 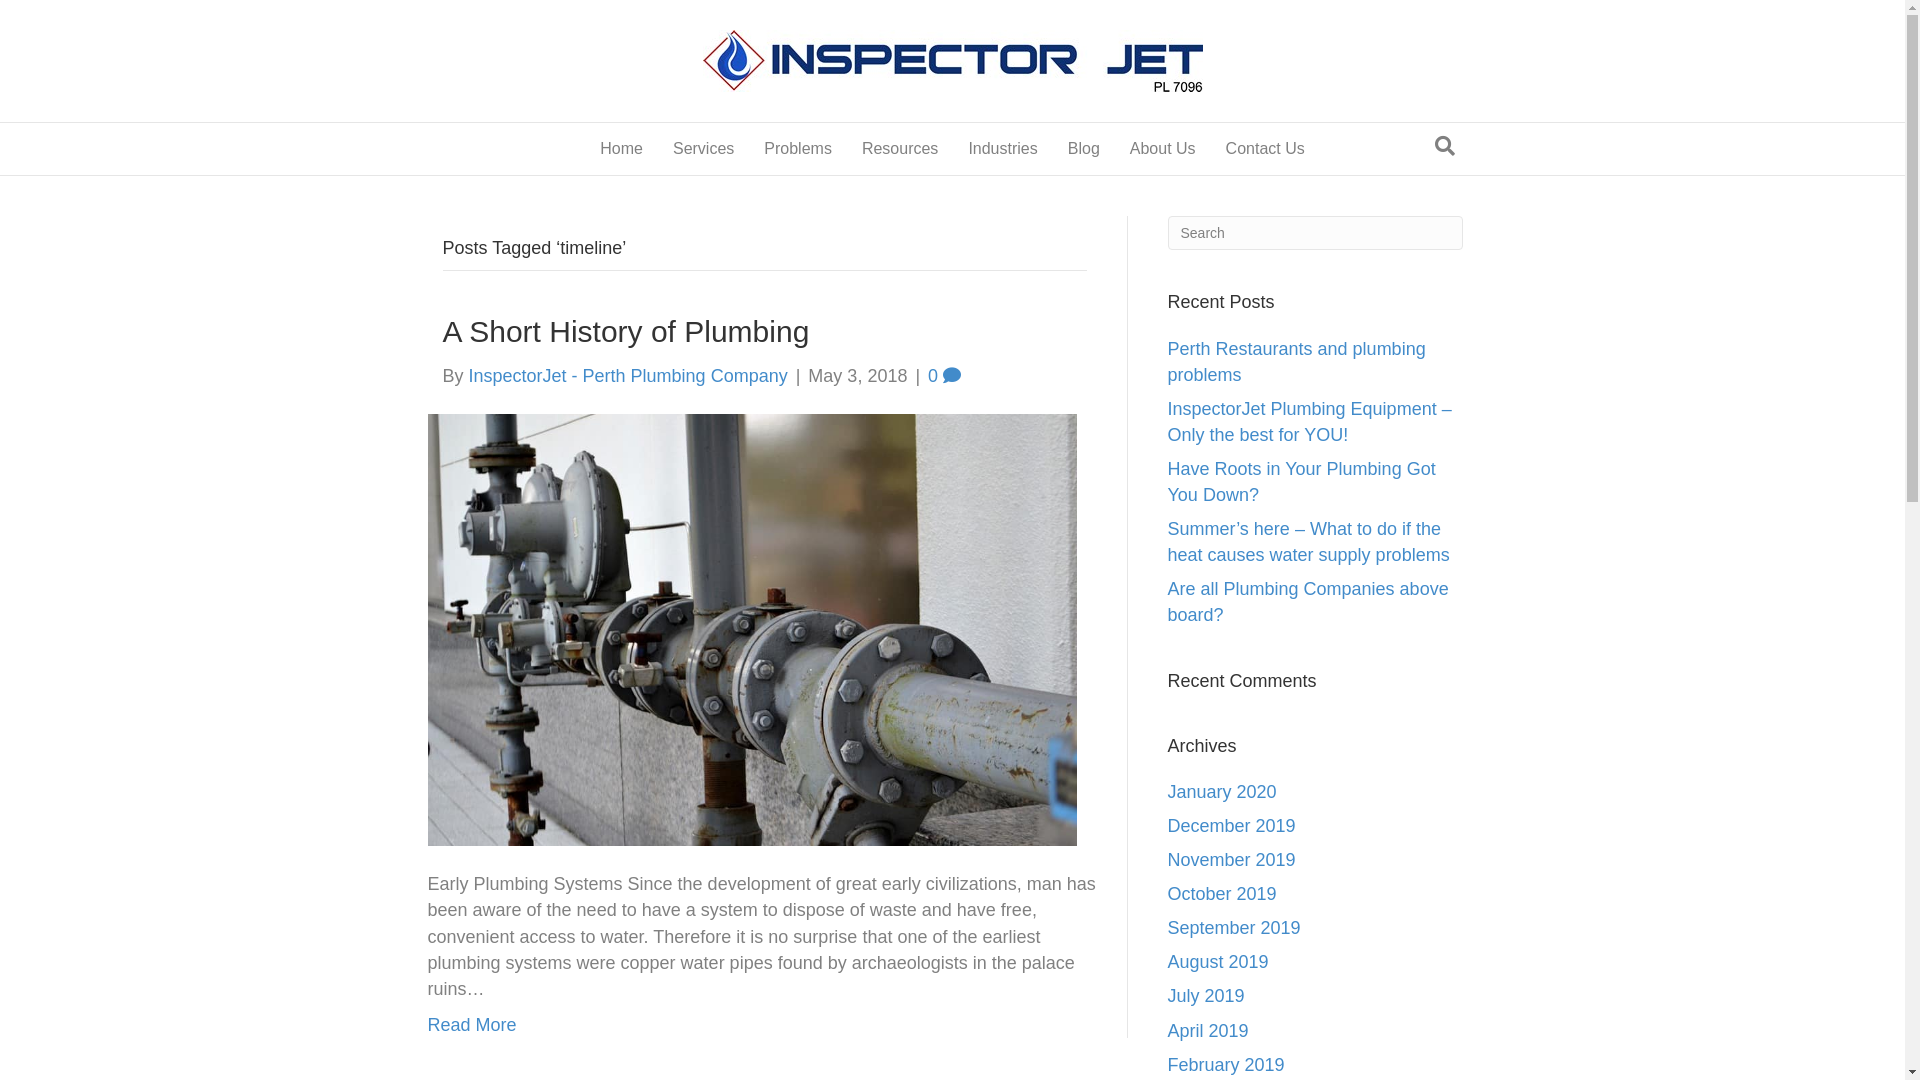 What do you see at coordinates (1225, 1063) in the screenshot?
I see `'February 2019'` at bounding box center [1225, 1063].